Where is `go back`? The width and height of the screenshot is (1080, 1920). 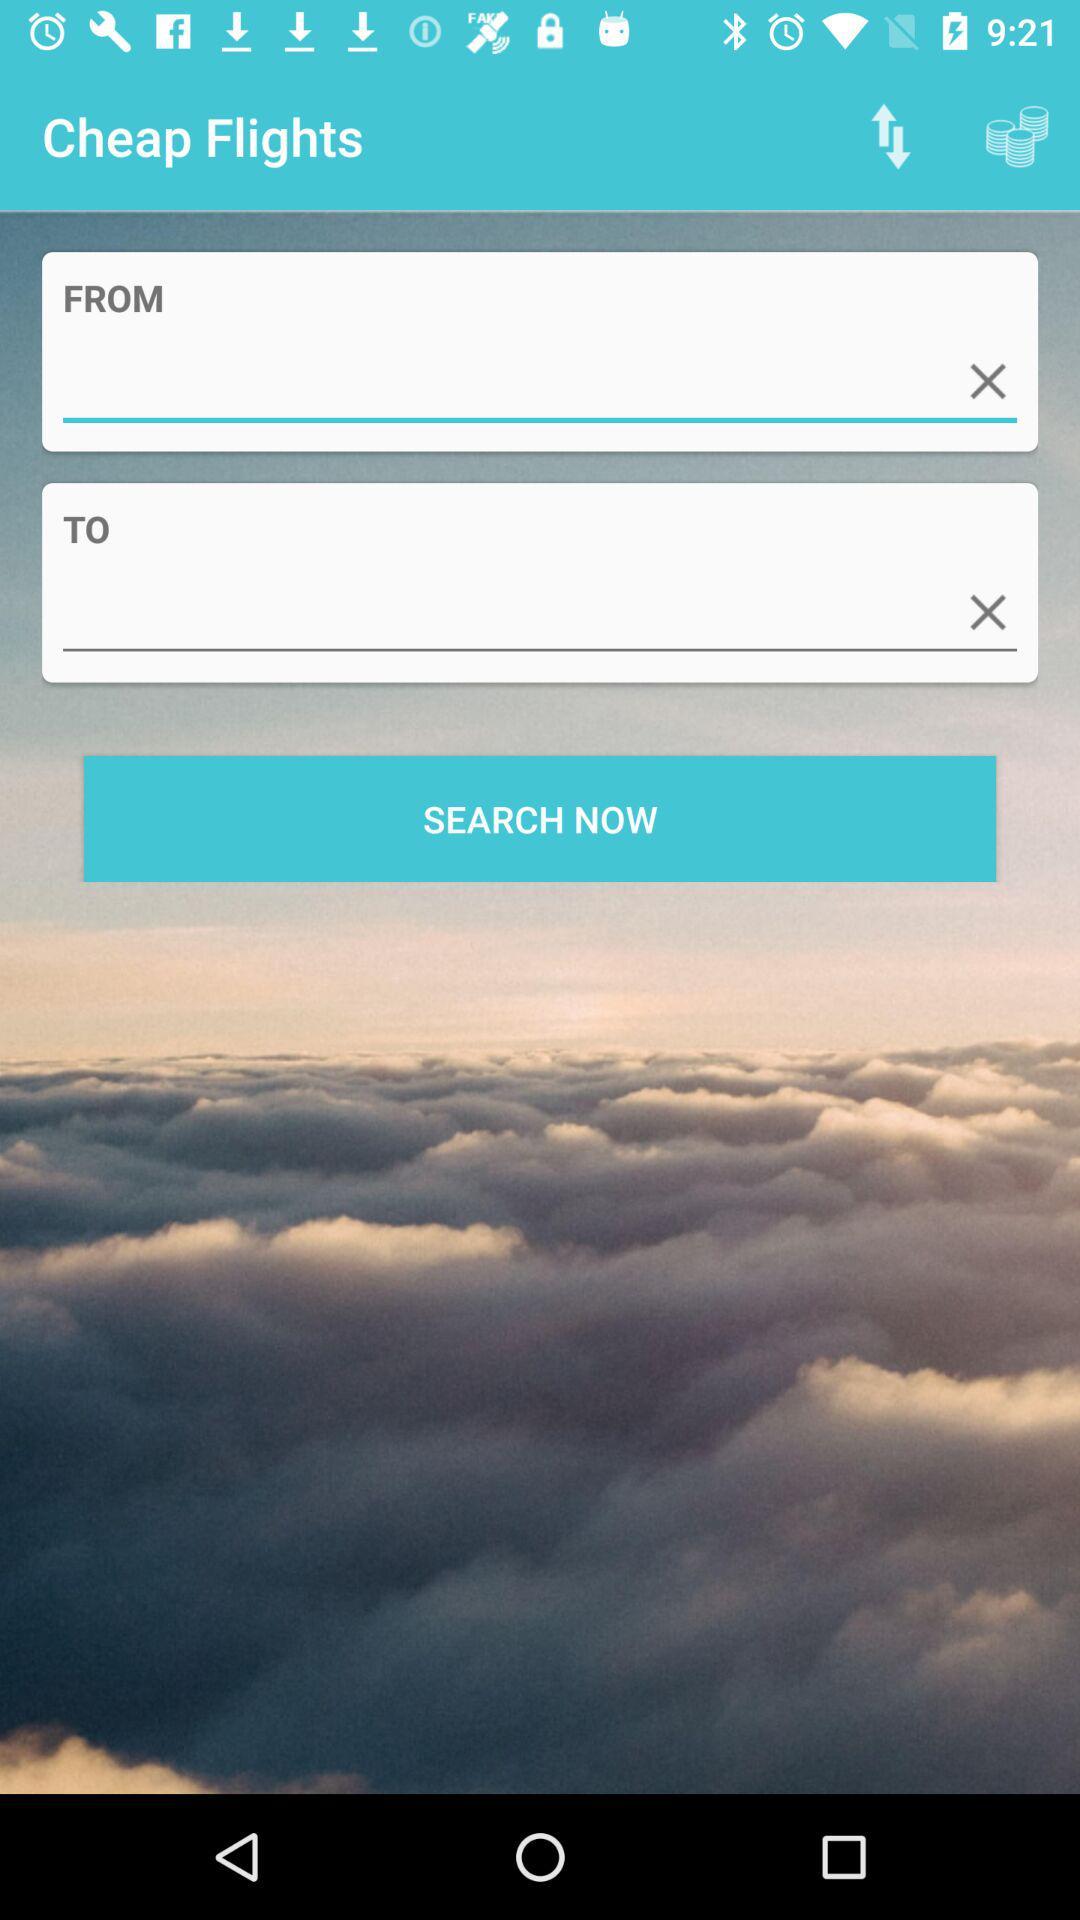 go back is located at coordinates (987, 611).